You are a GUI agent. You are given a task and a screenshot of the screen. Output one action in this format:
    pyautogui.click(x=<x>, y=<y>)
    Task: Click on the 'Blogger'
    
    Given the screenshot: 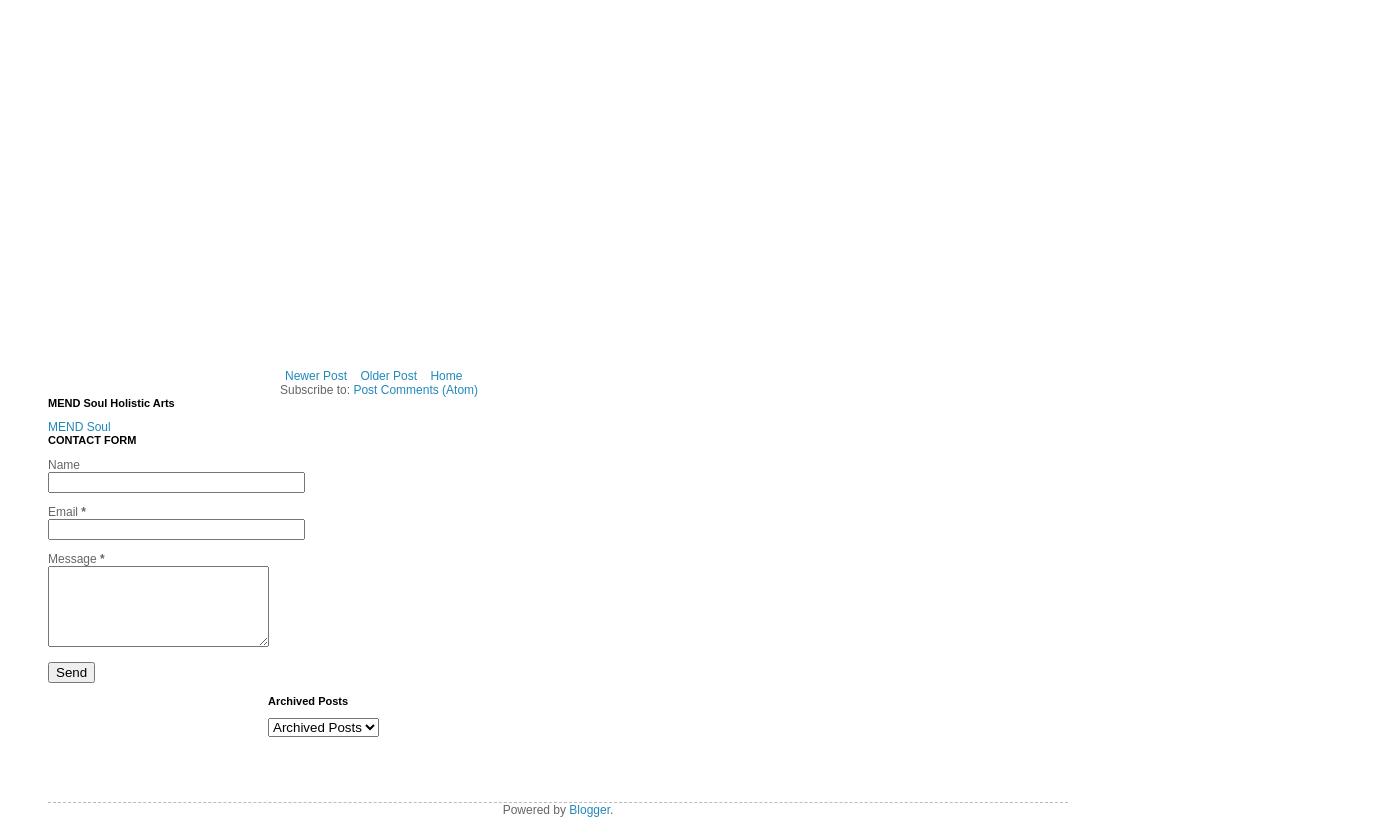 What is the action you would take?
    pyautogui.click(x=589, y=807)
    